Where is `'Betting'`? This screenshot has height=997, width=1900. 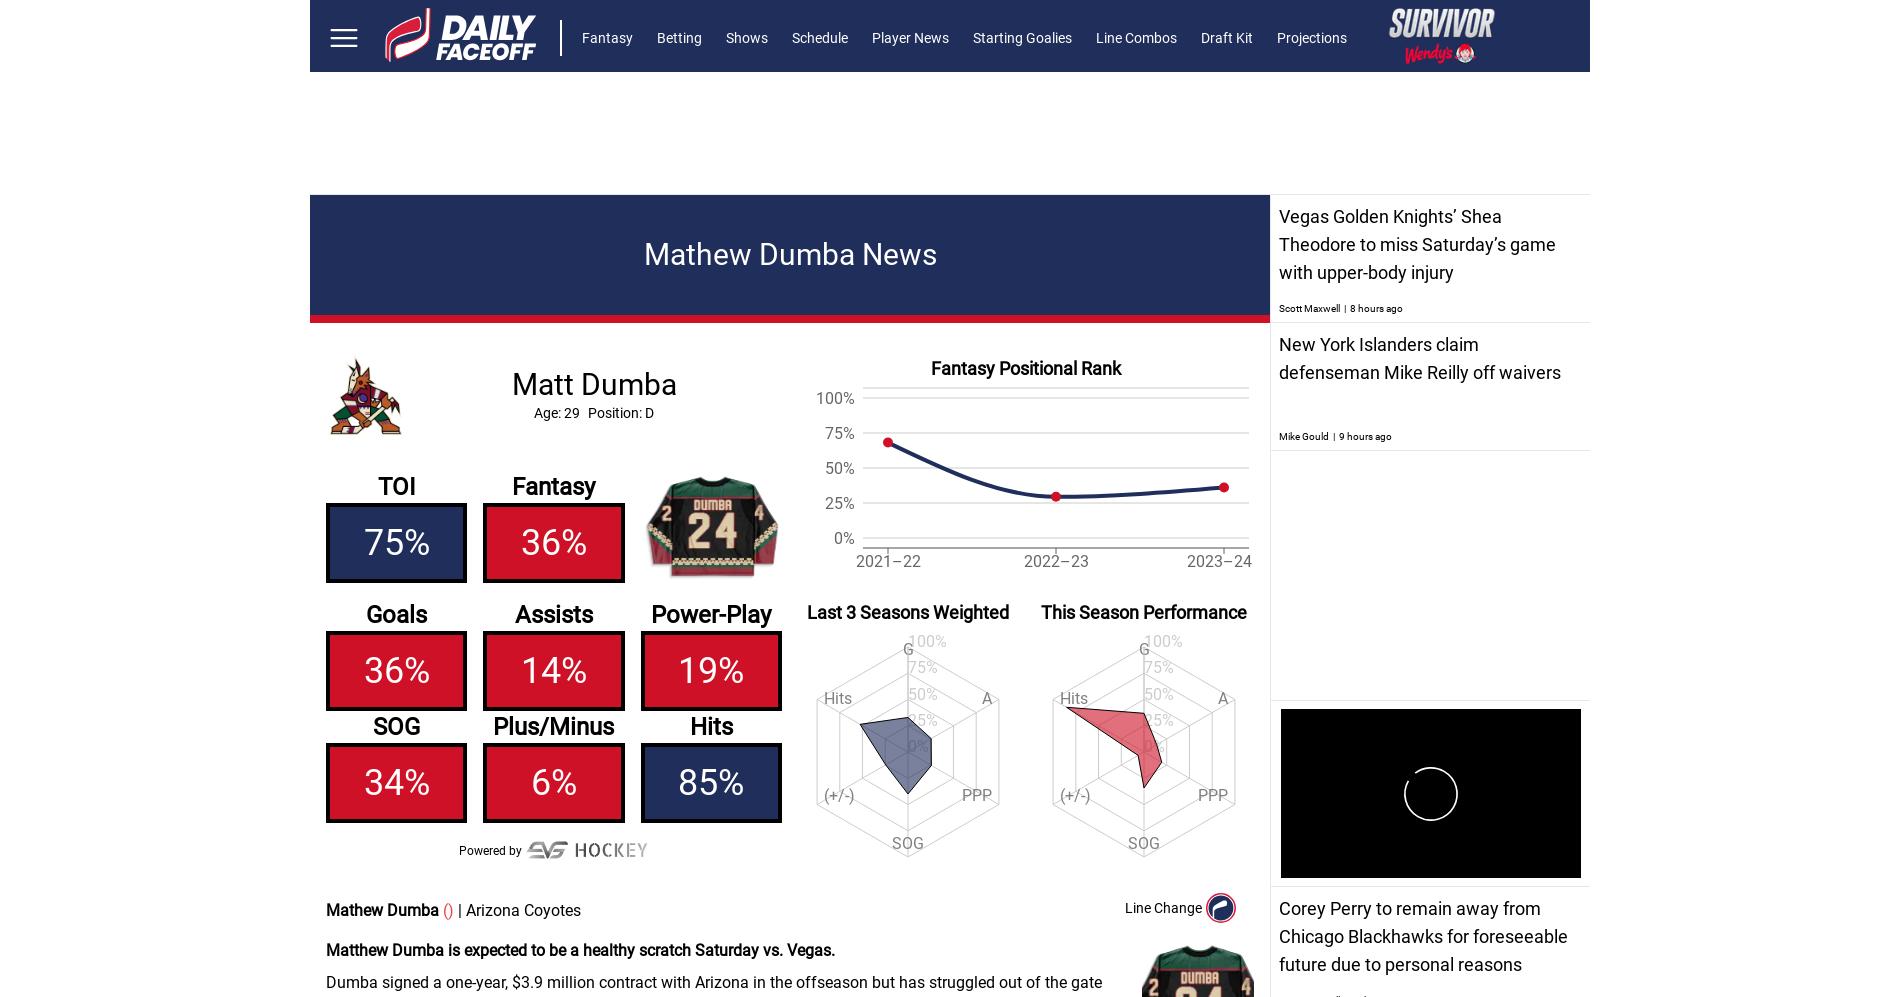
'Betting' is located at coordinates (679, 36).